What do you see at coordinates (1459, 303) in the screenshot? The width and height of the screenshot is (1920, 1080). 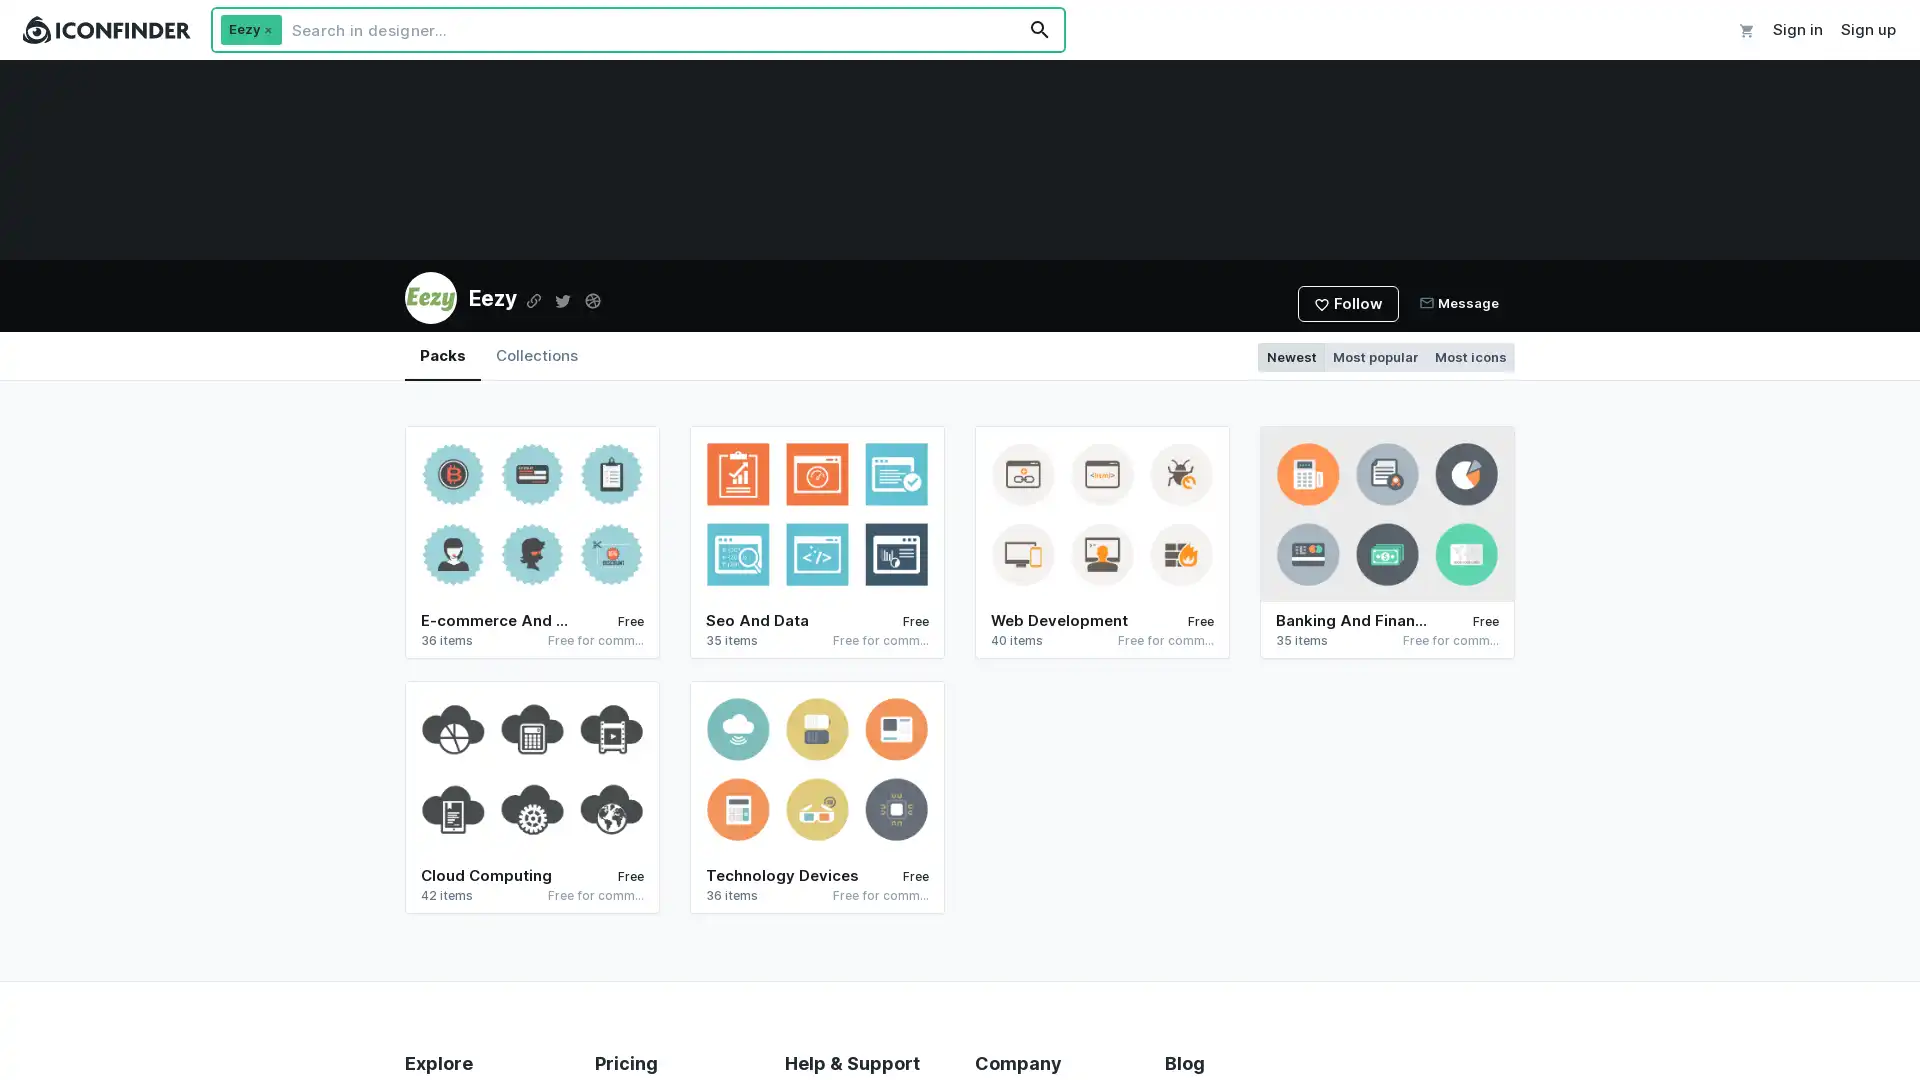 I see `Message` at bounding box center [1459, 303].